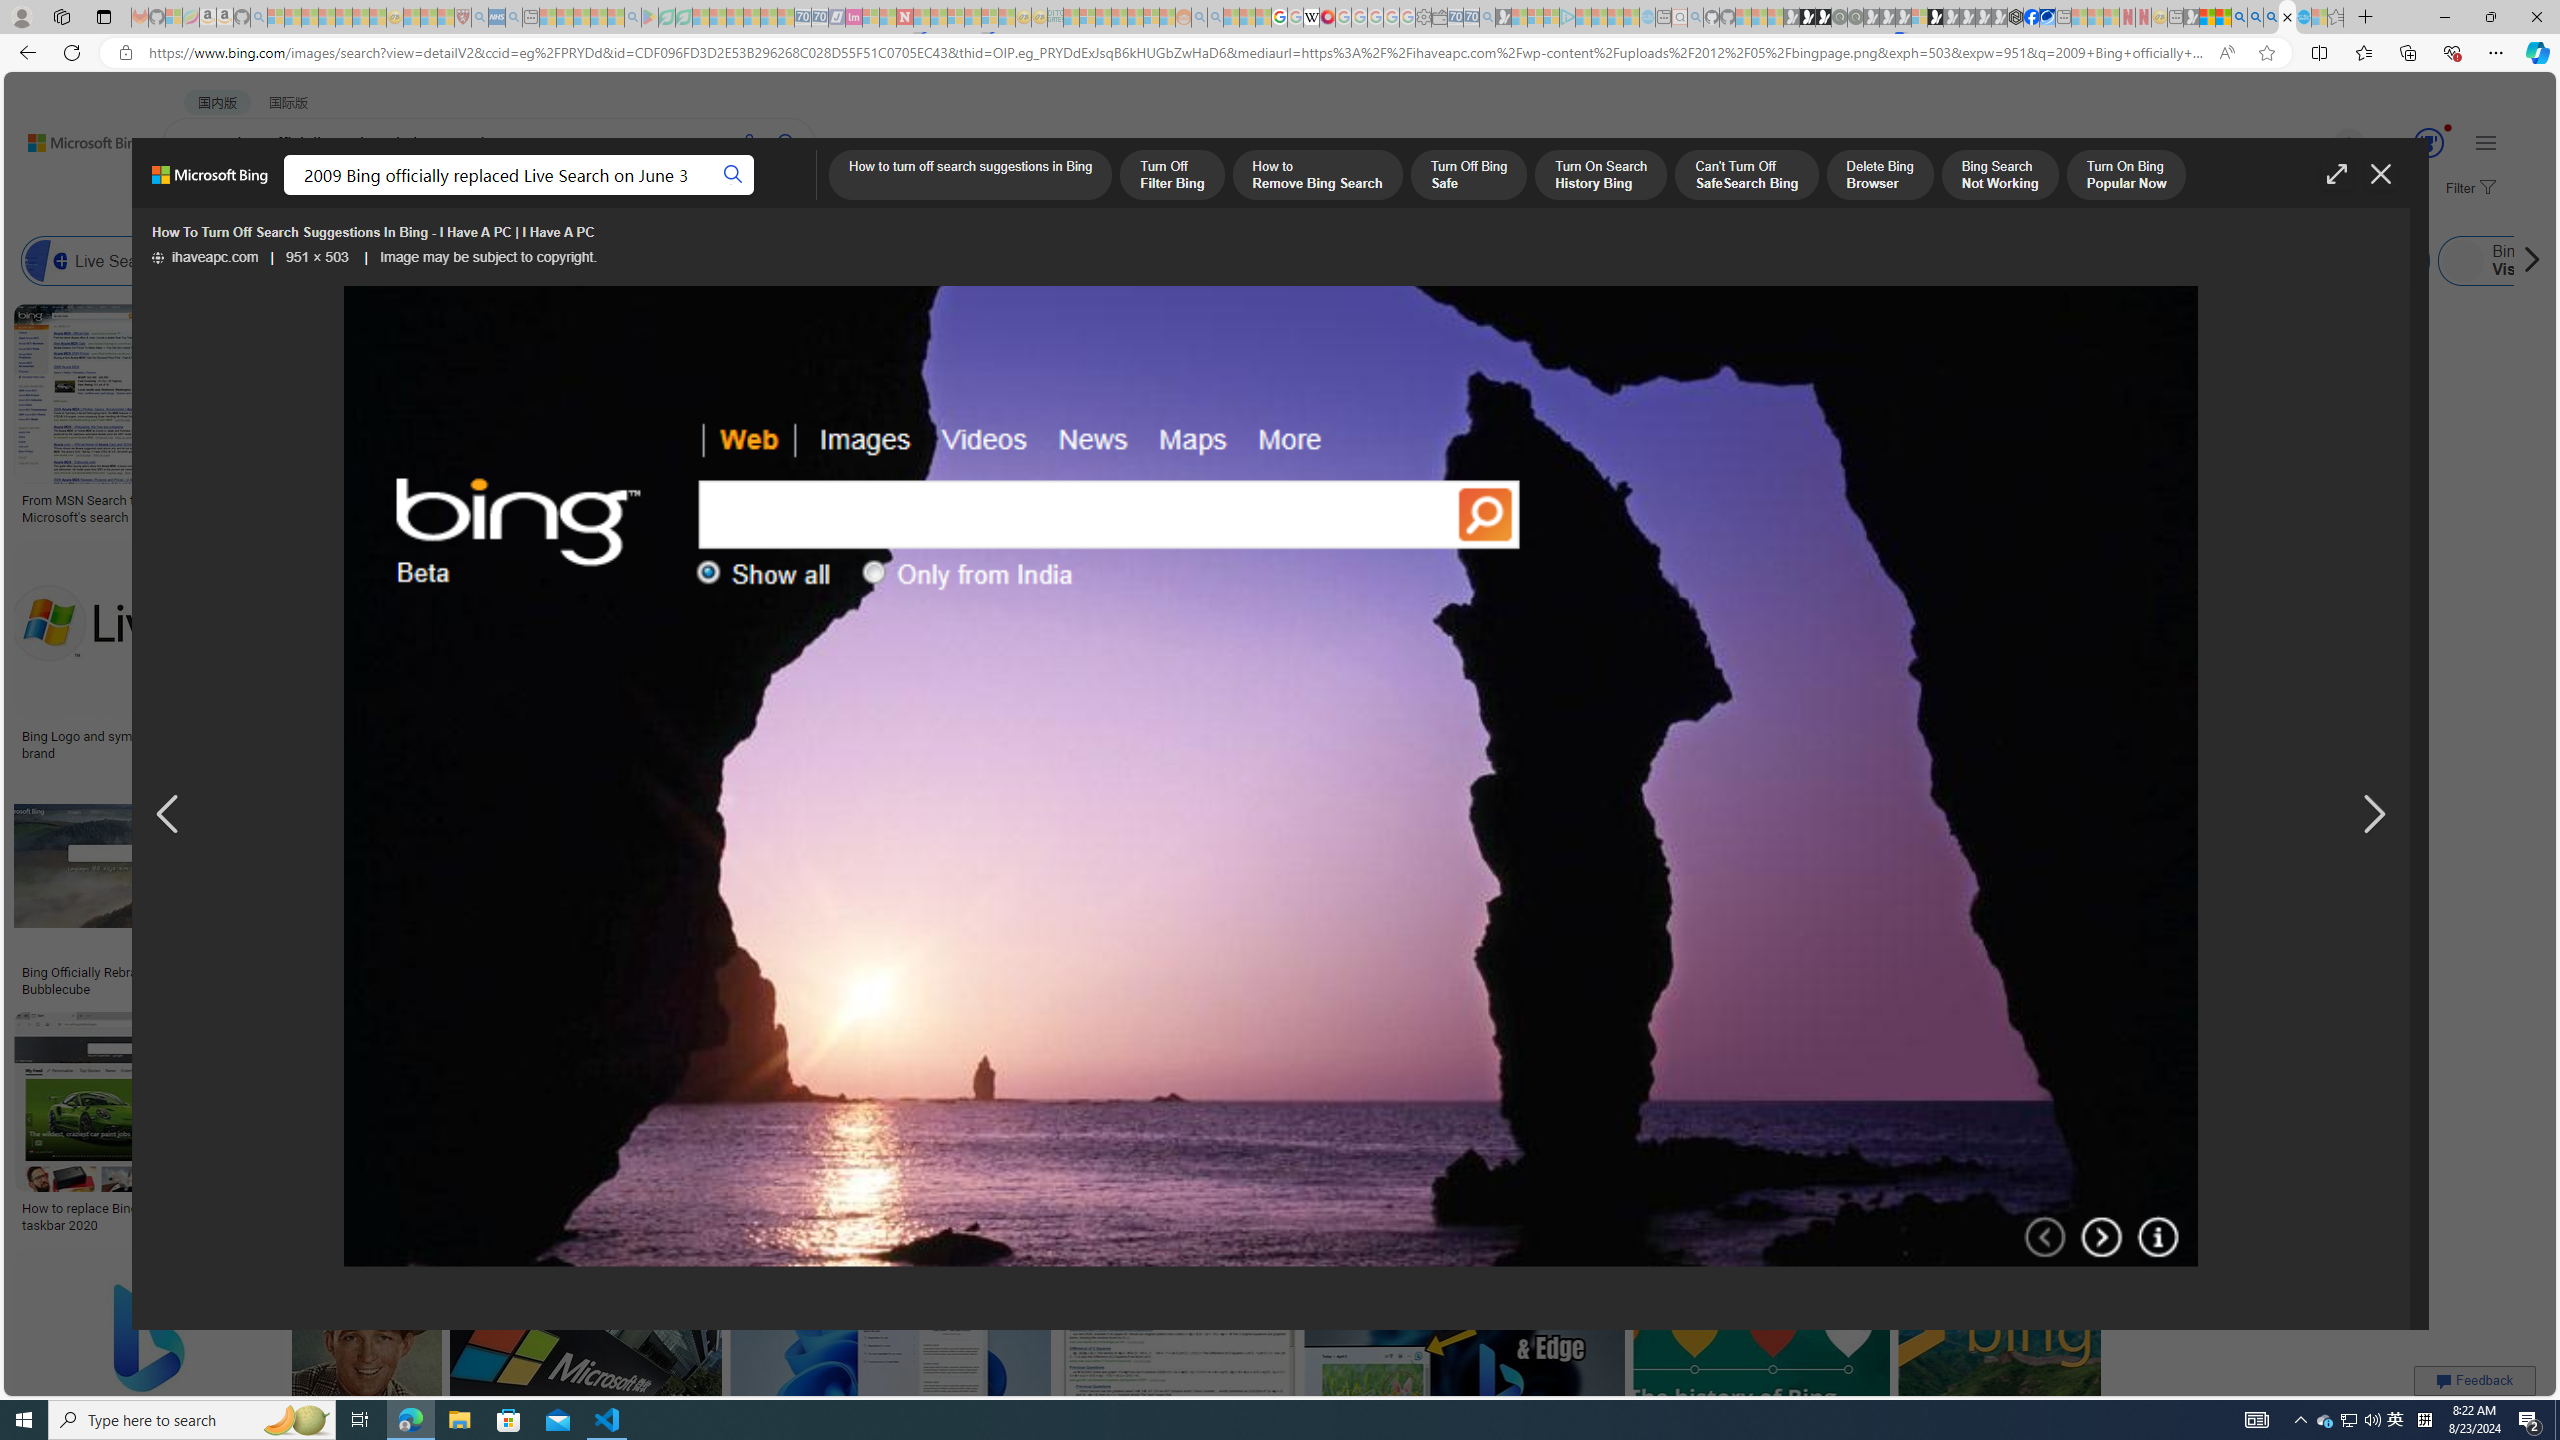  I want to click on 'How to replace Bing in Windows 10 search on the taskbar 2020', so click(164, 1215).